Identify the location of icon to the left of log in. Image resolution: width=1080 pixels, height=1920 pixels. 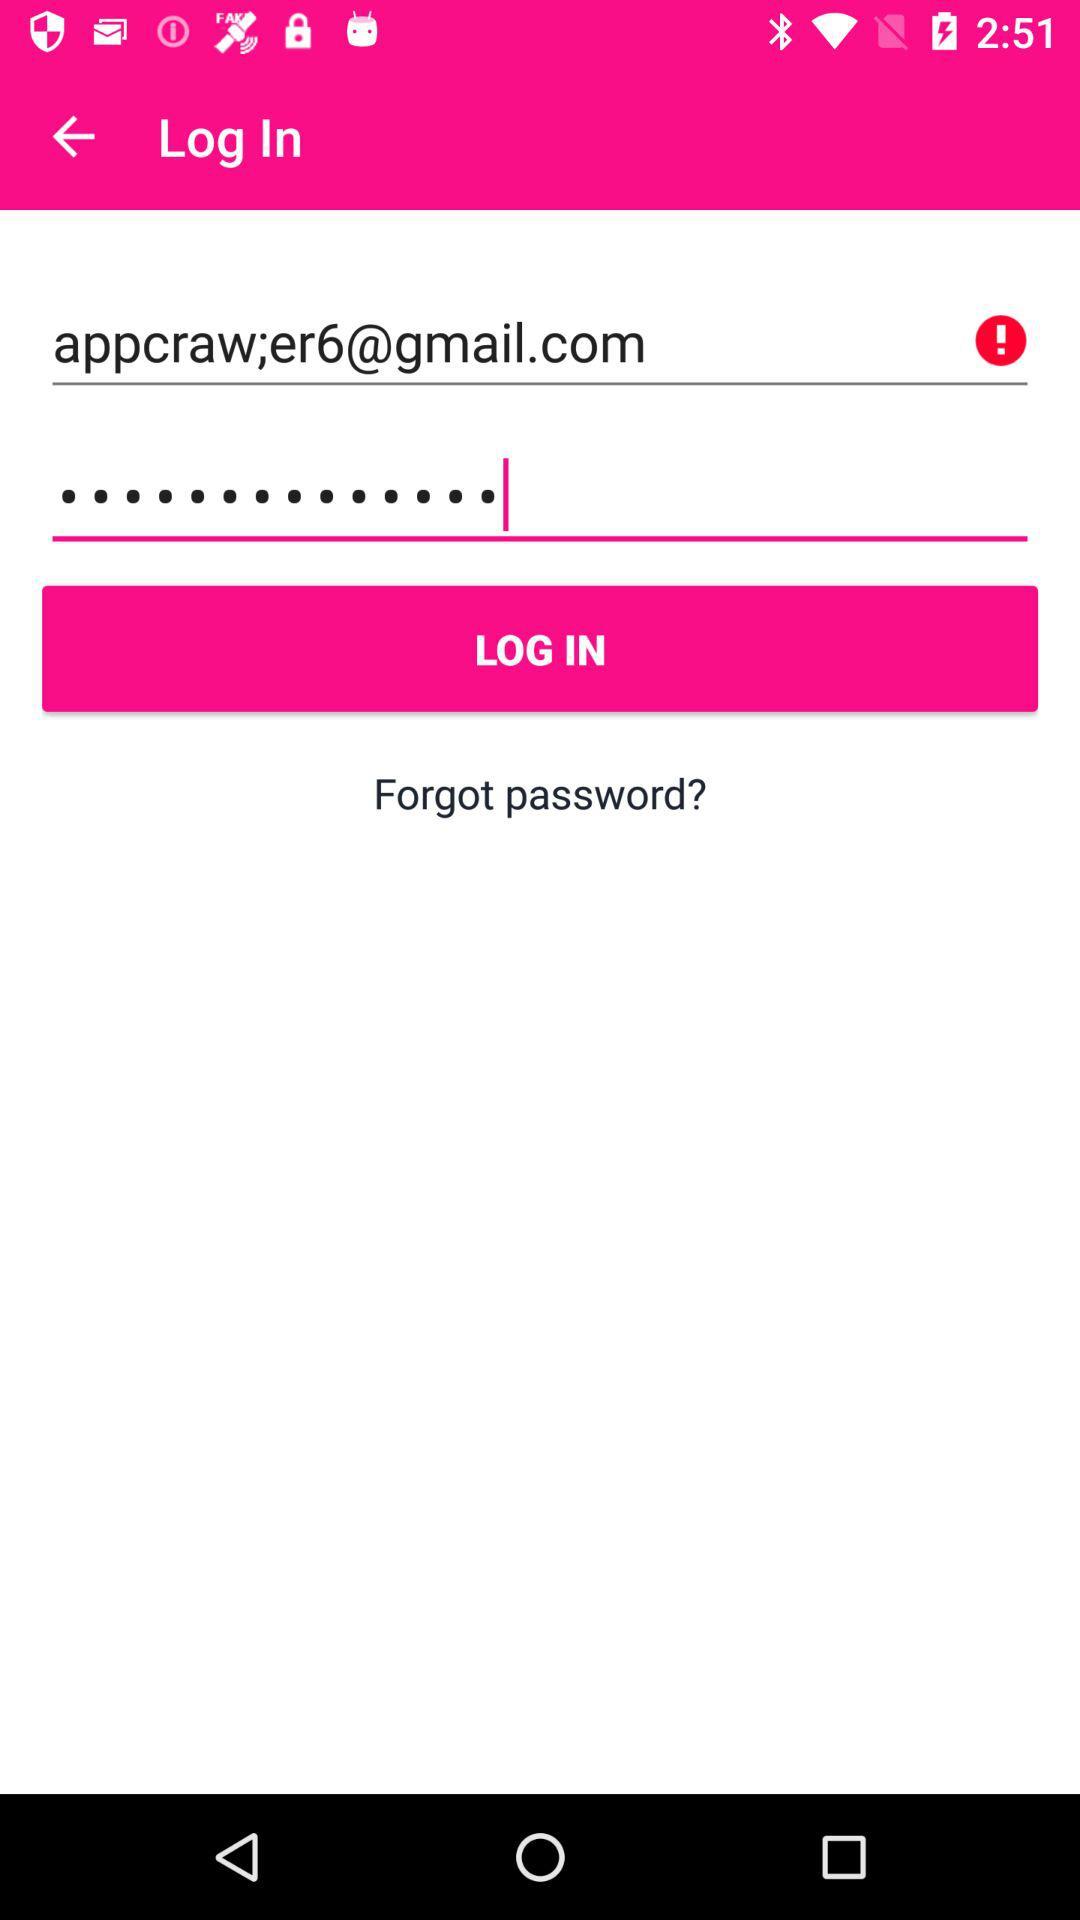
(72, 135).